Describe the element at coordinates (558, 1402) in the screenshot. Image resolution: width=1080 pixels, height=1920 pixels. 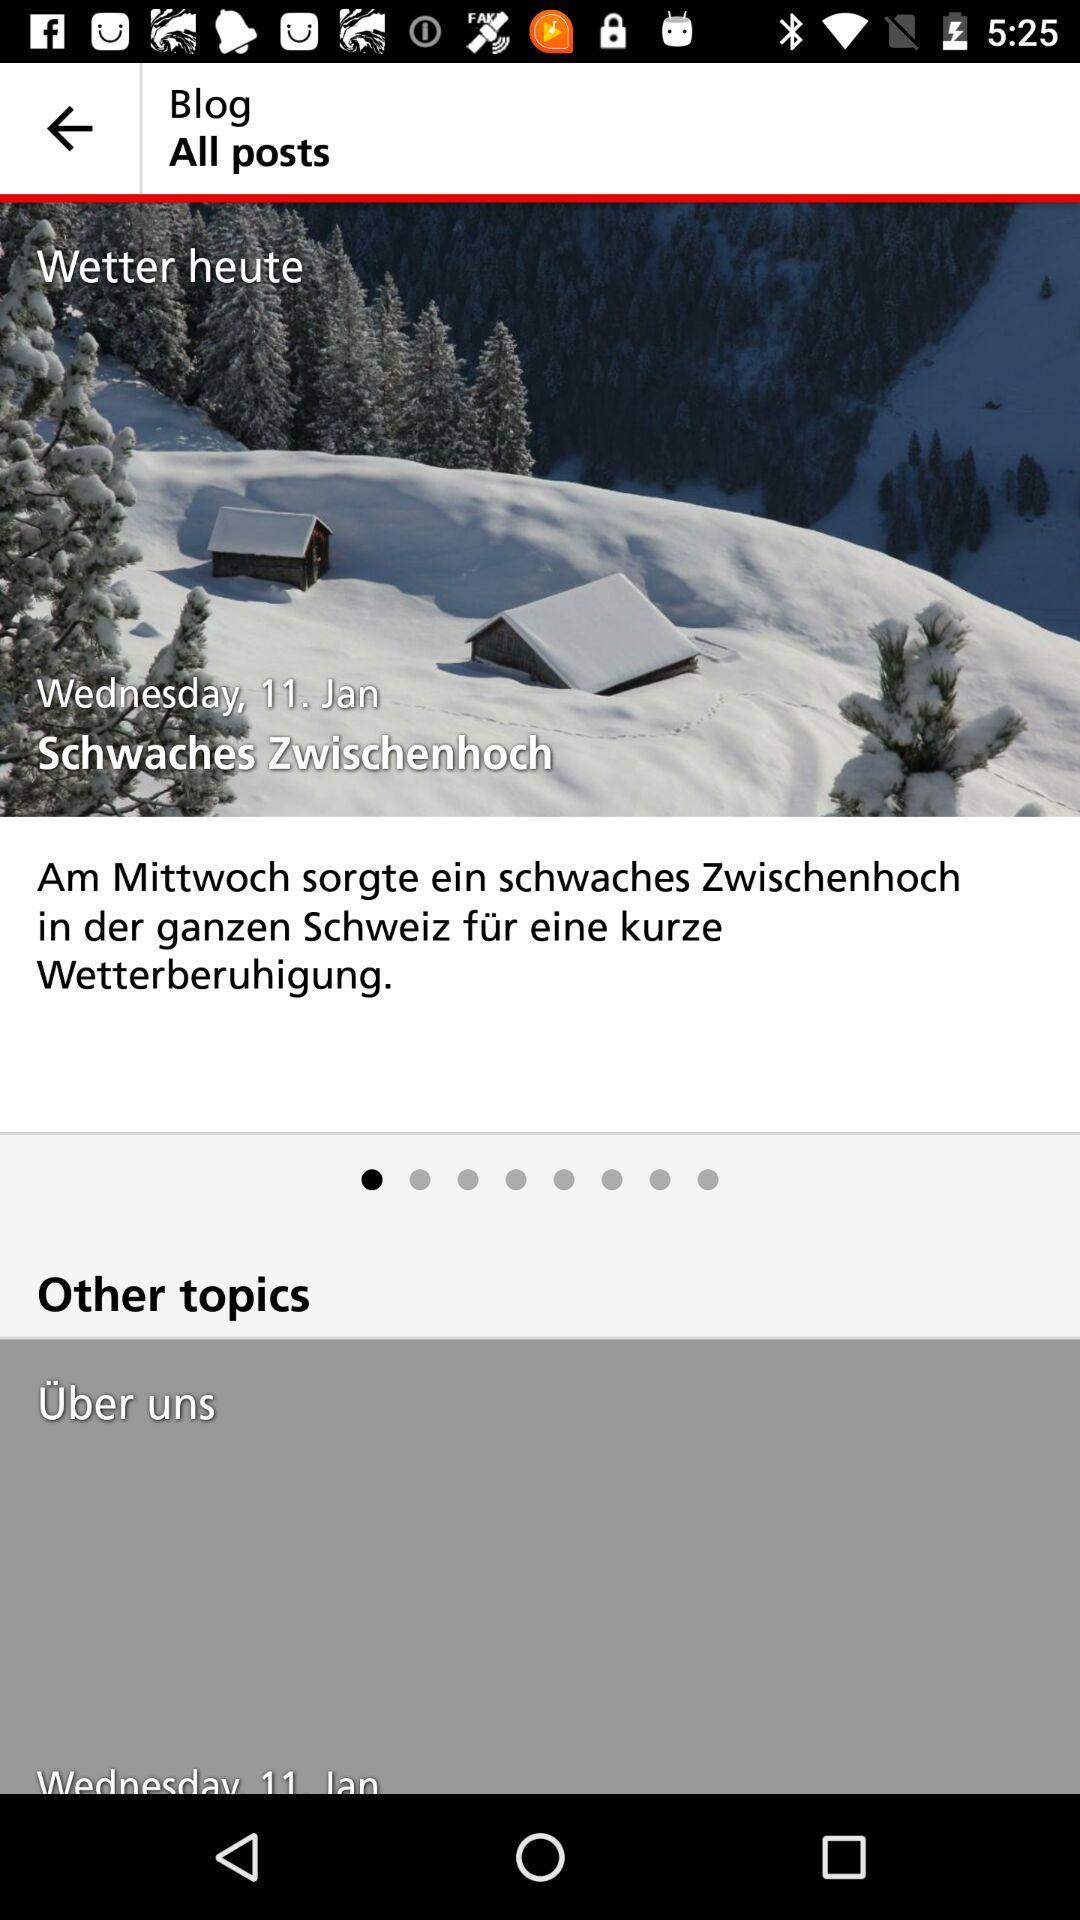
I see `the icon above the wednesday, 11. jan item` at that location.